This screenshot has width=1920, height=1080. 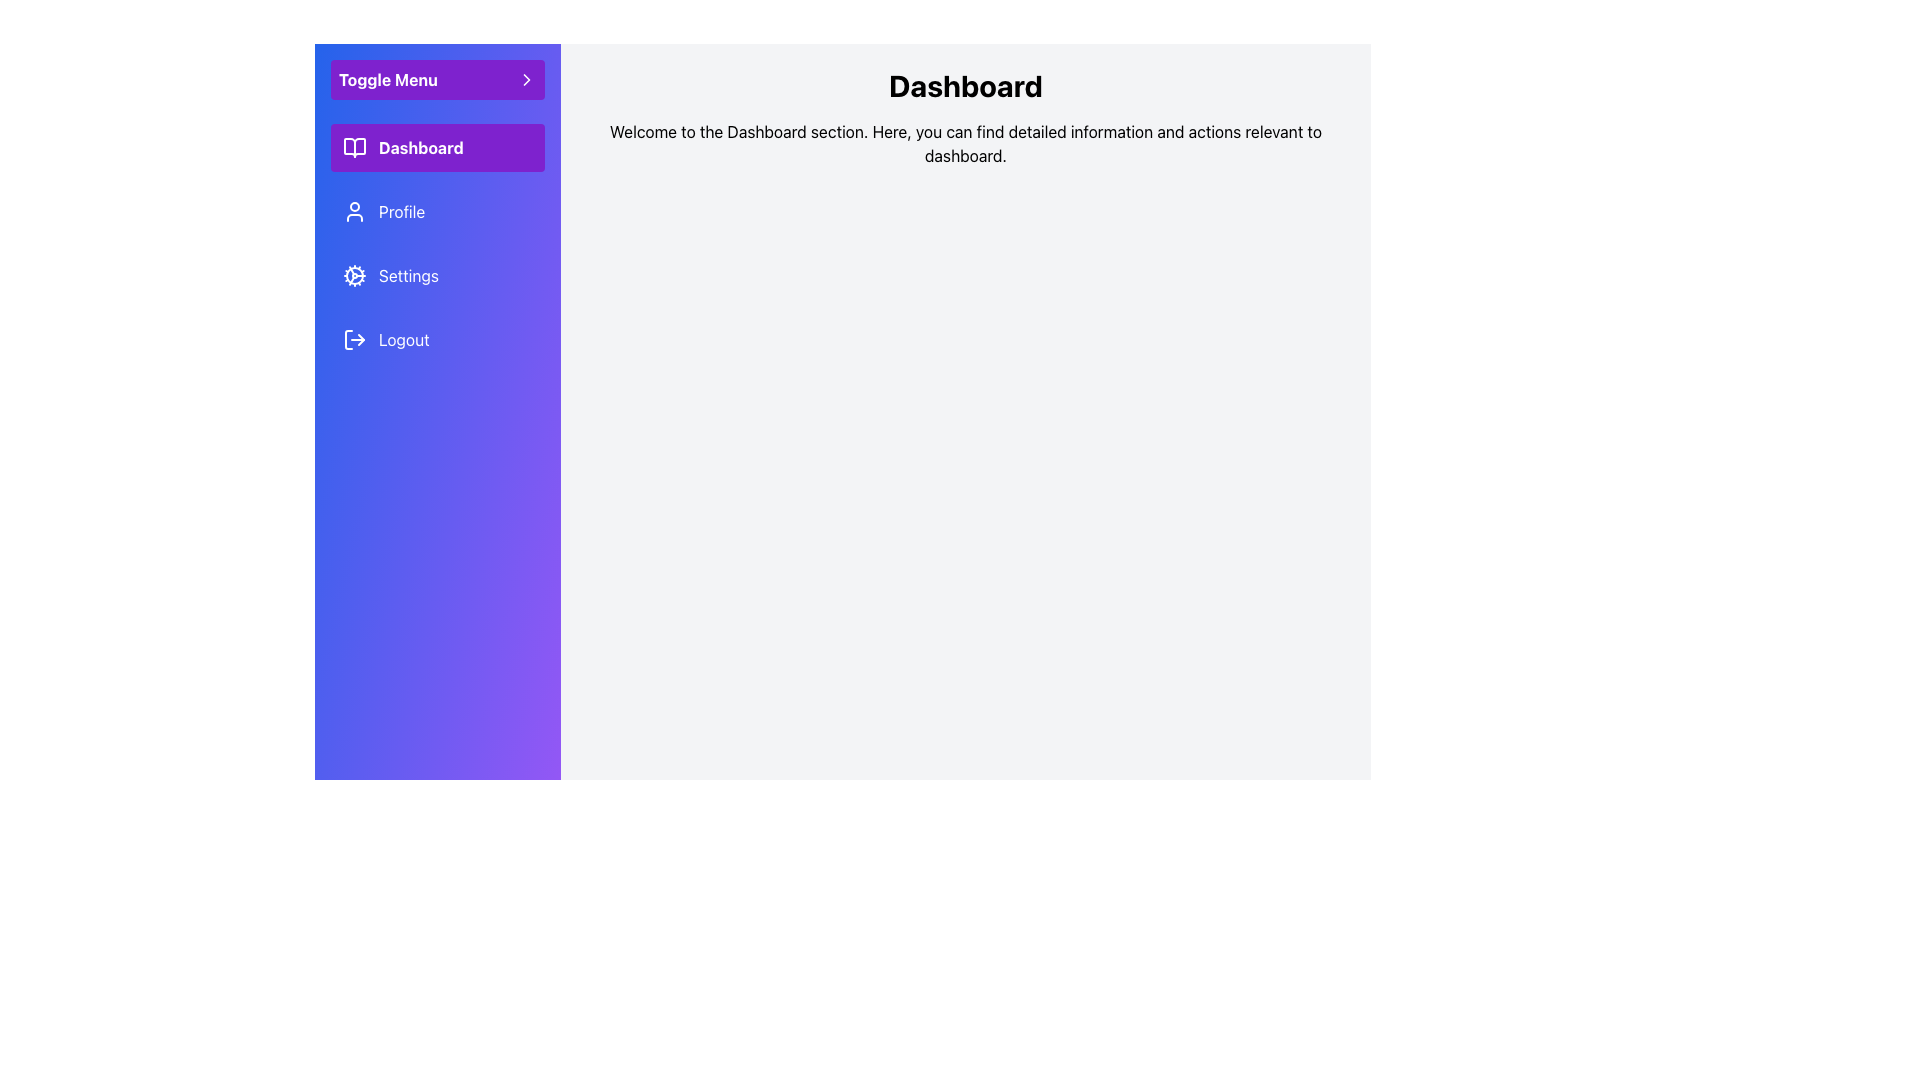 I want to click on the navigational button with an icon and text label located in the vertical navigation sidebar, so click(x=436, y=146).